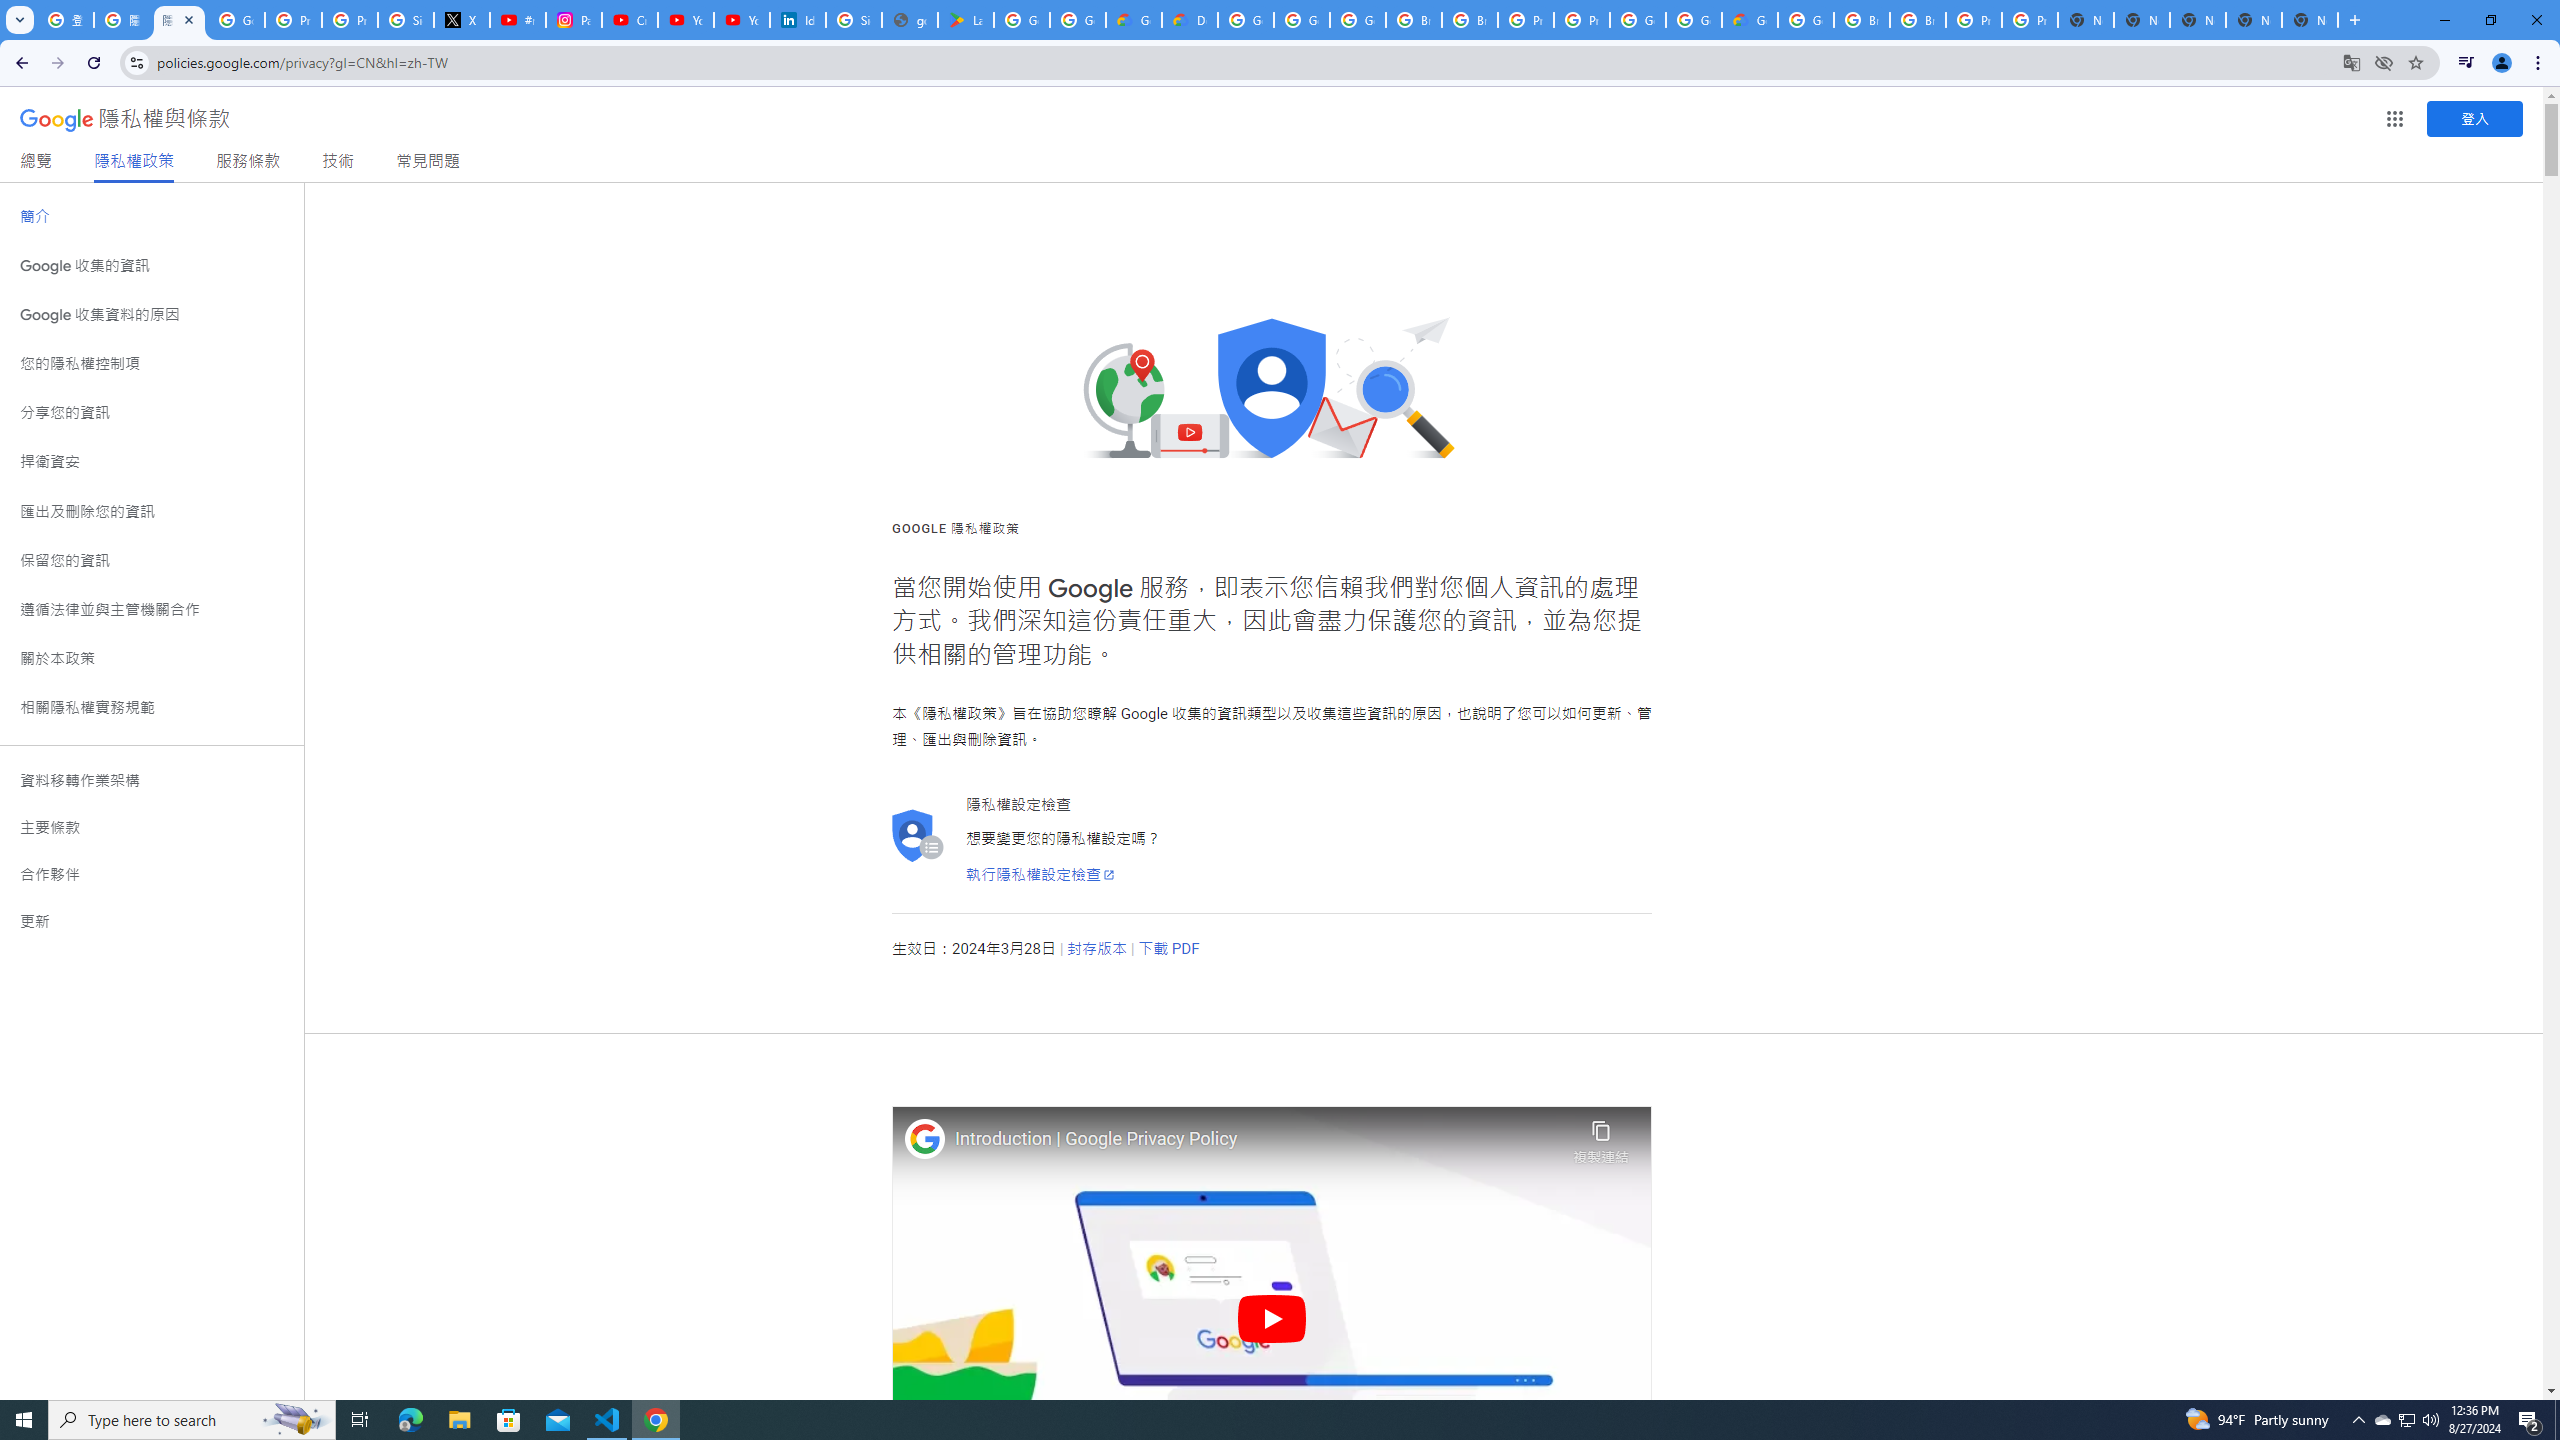 The height and width of the screenshot is (1440, 2560). What do you see at coordinates (461, 19) in the screenshot?
I see `'X'` at bounding box center [461, 19].